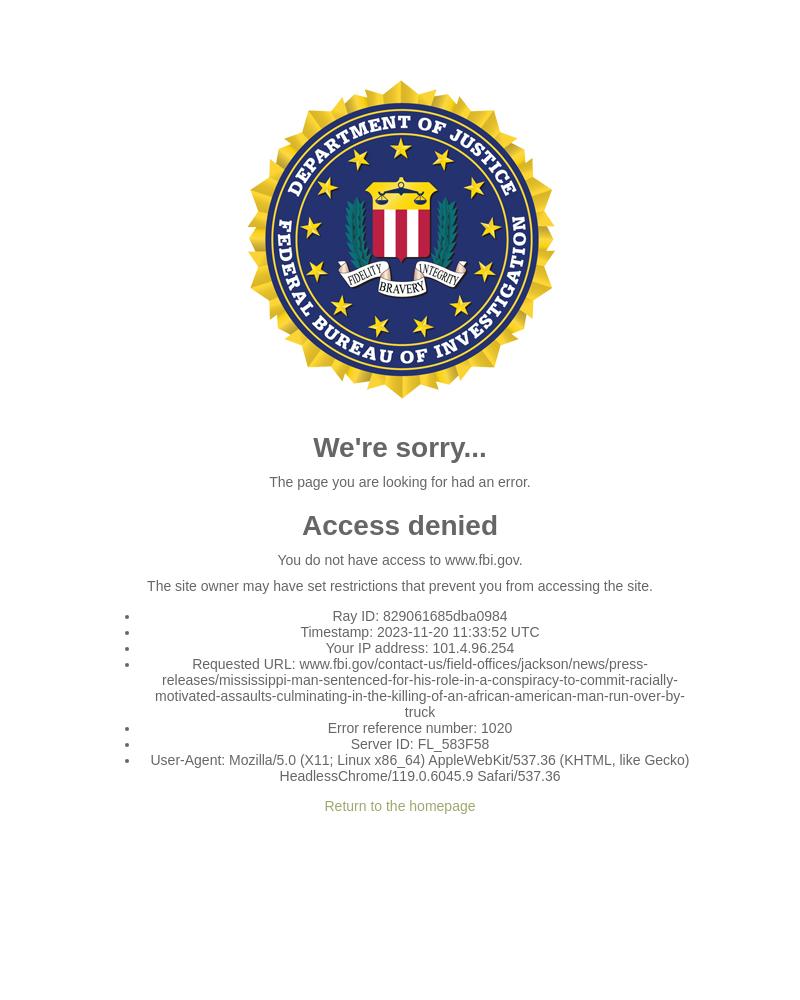 This screenshot has width=800, height=1000. What do you see at coordinates (398, 806) in the screenshot?
I see `'Return to the homepage'` at bounding box center [398, 806].